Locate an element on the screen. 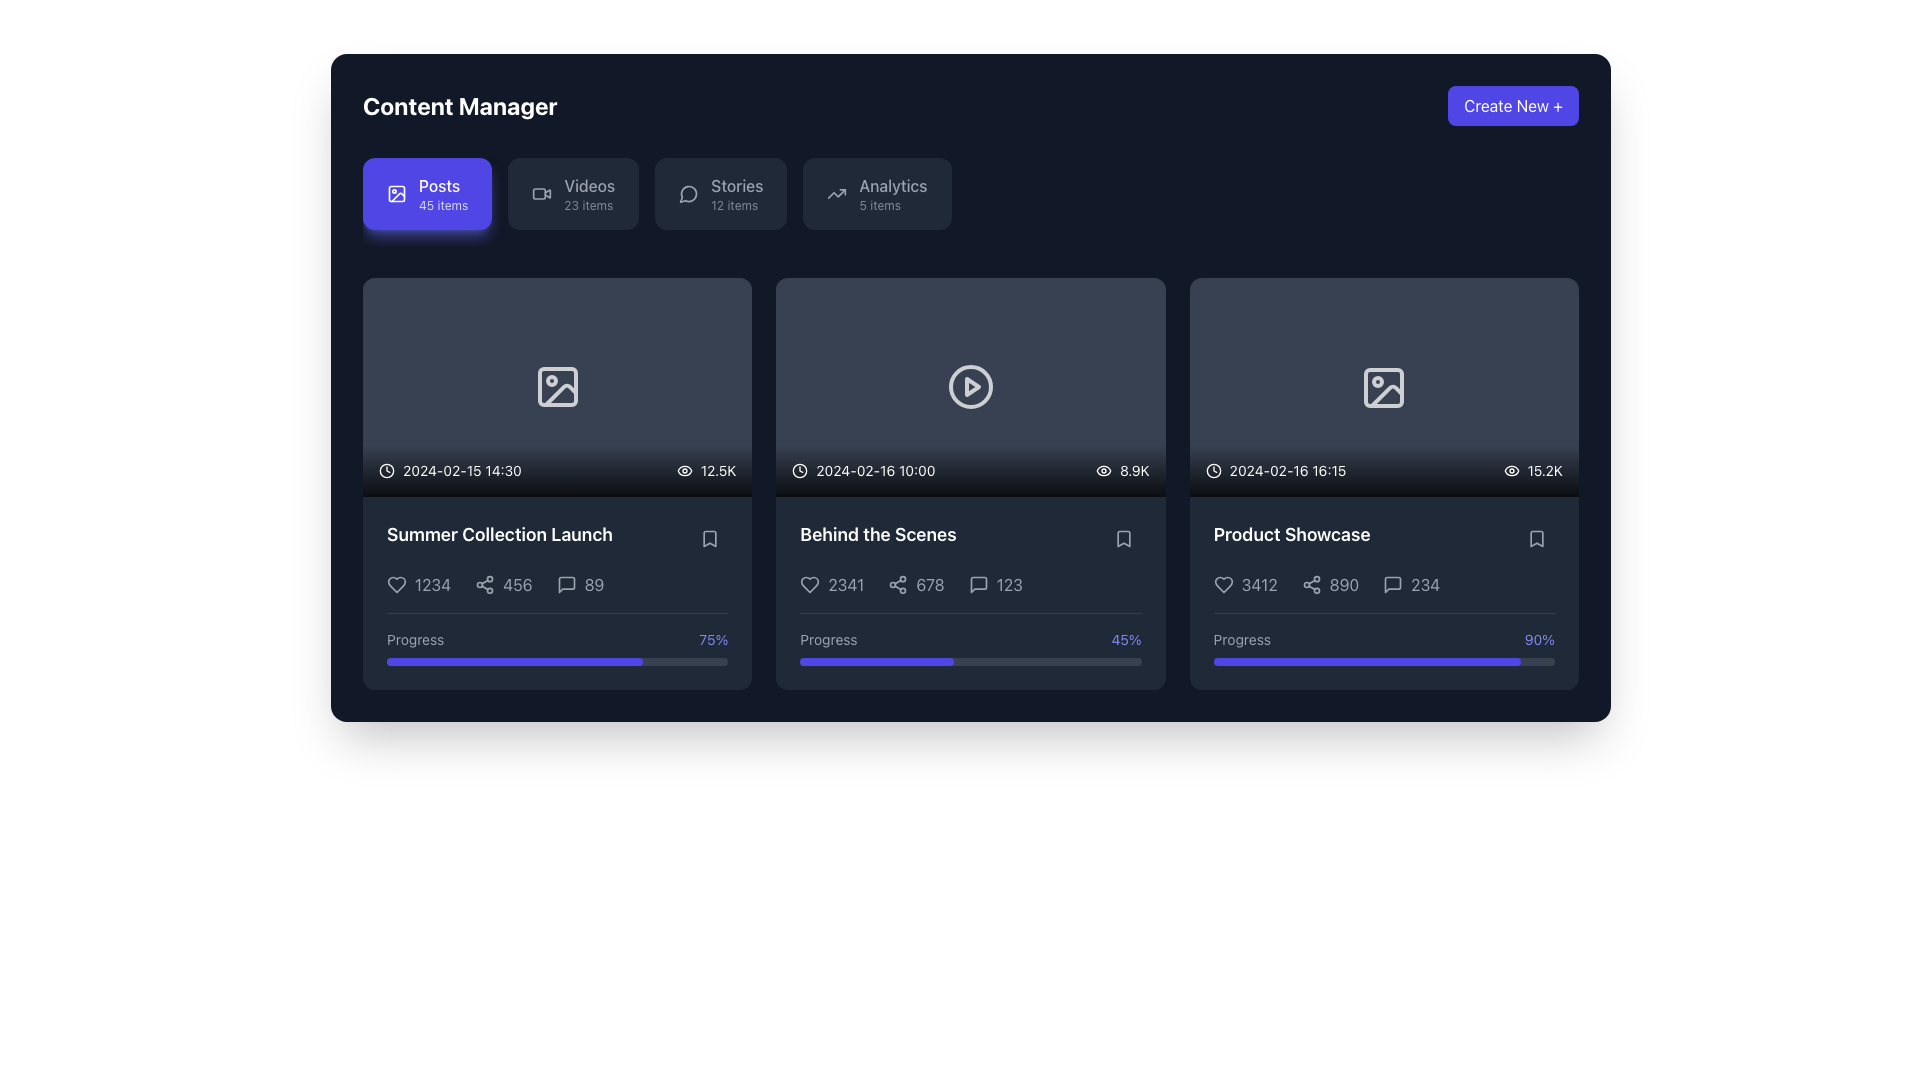  the informational textual indicator displaying the progress percentage of the task, located to the right of the progress bar in the 'Summer Collection Launch' card is located at coordinates (557, 640).